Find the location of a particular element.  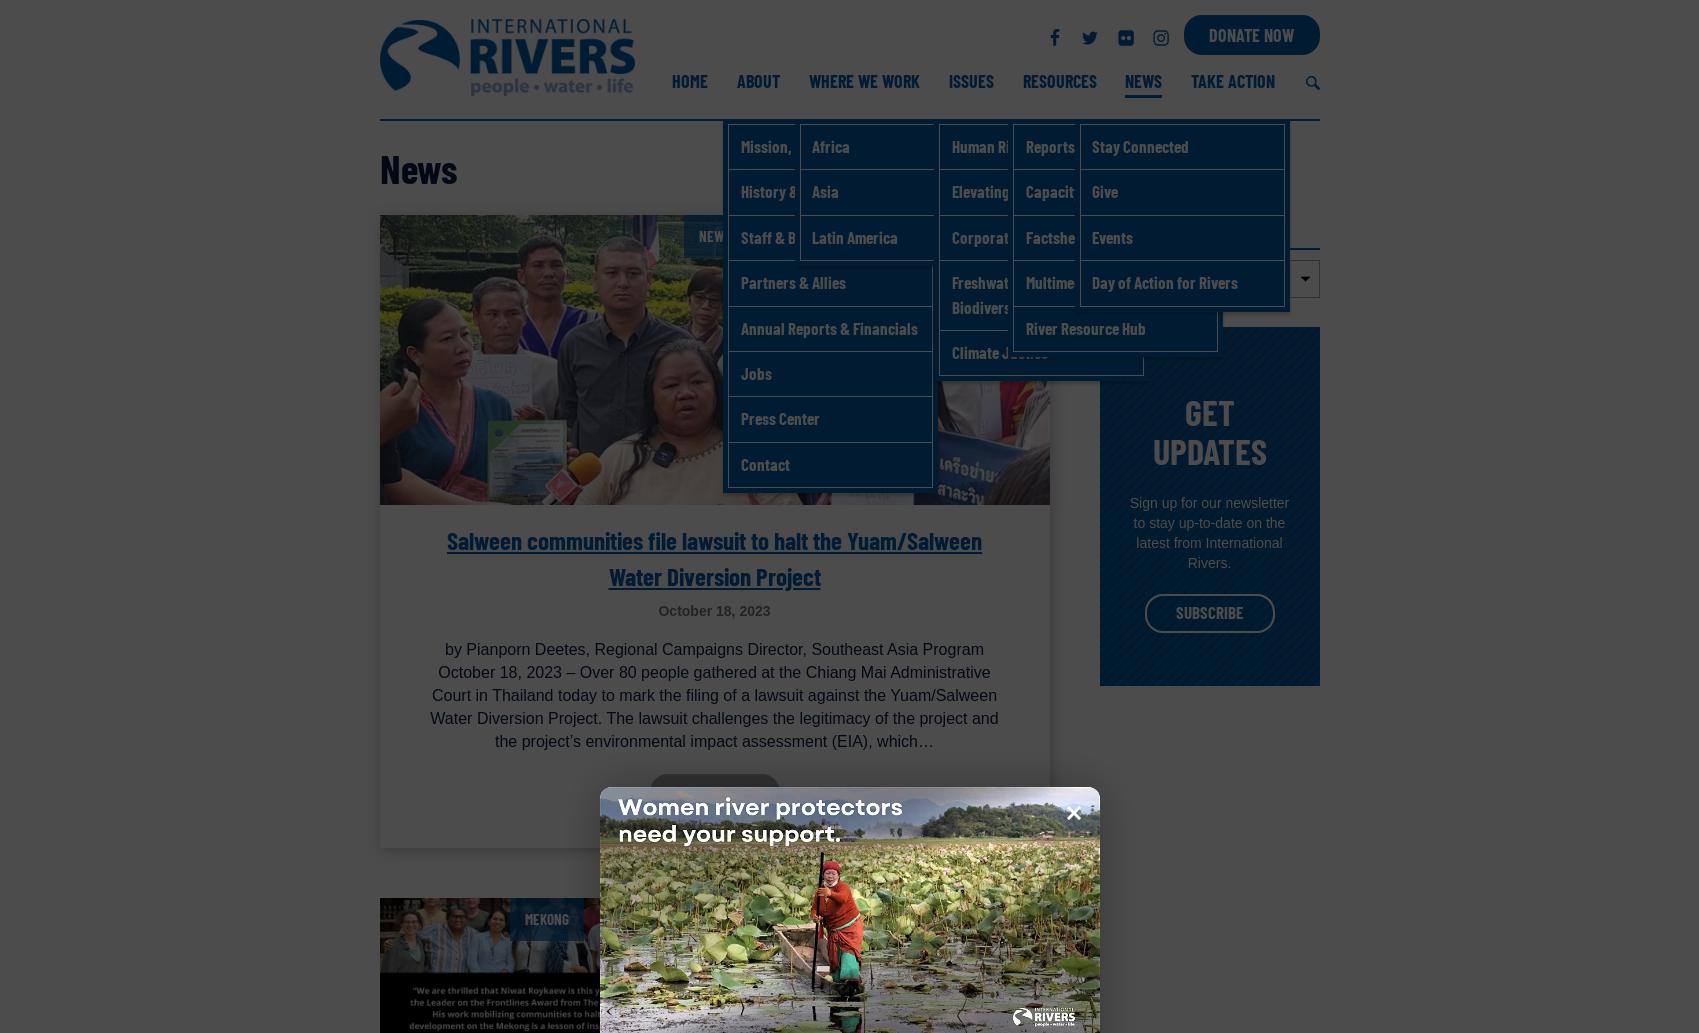

'Human Rights' is located at coordinates (994, 145).